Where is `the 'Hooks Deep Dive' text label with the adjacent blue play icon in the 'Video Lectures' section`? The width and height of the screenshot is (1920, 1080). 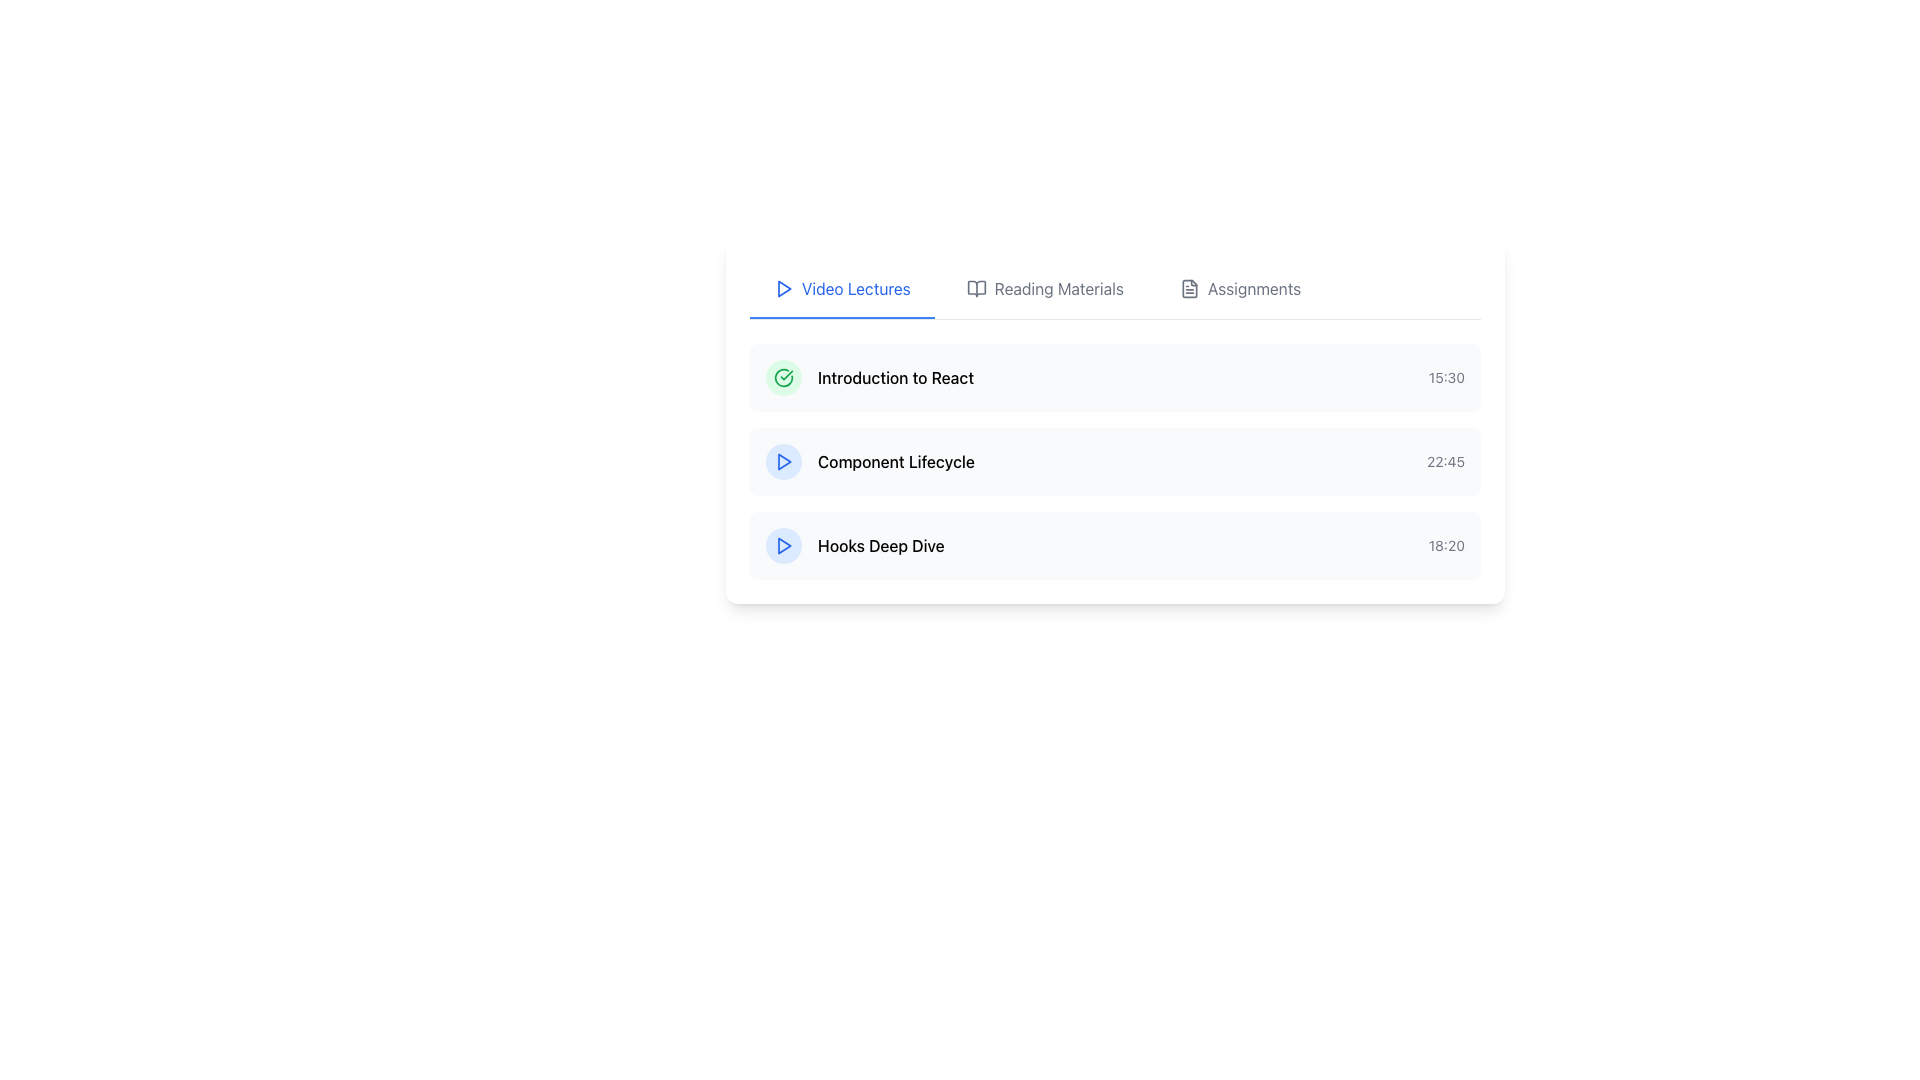
the 'Hooks Deep Dive' text label with the adjacent blue play icon in the 'Video Lectures' section is located at coordinates (855, 546).